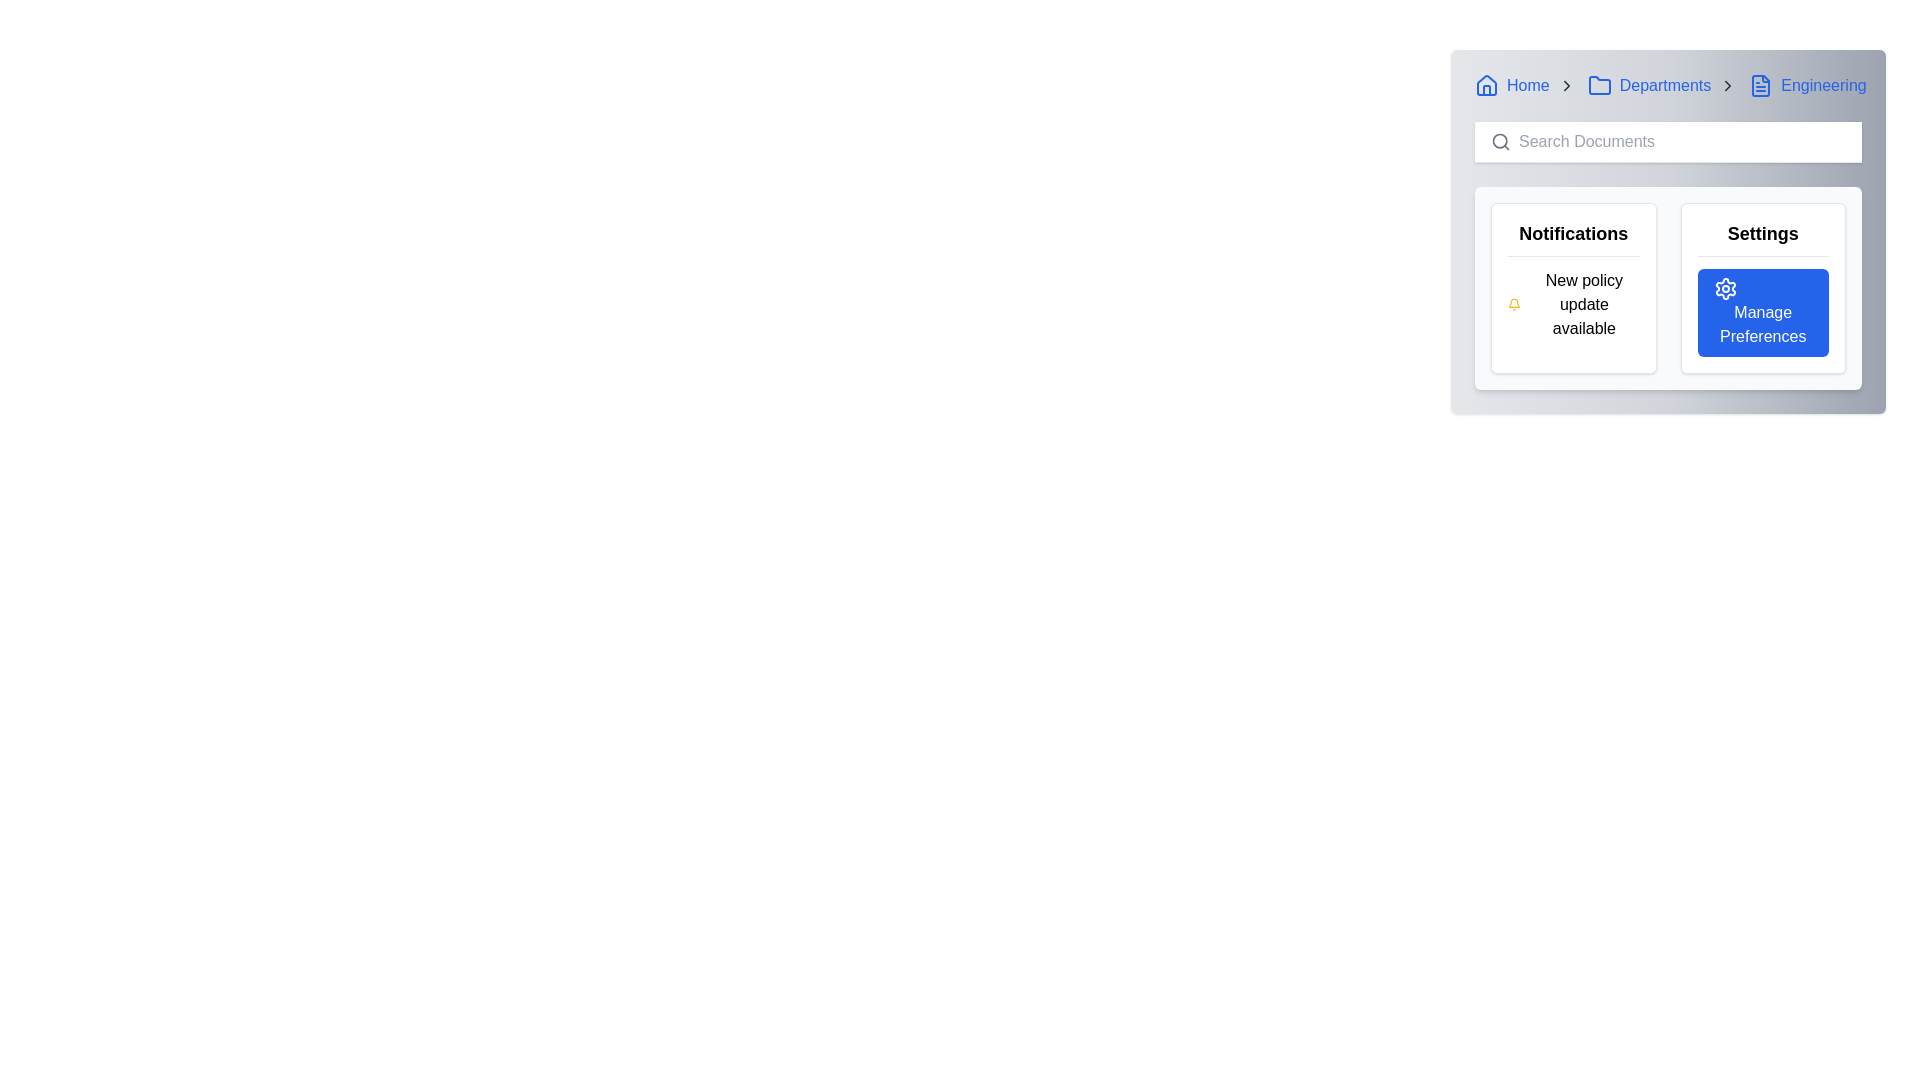  I want to click on the clickable text link that serves as a navigation link to the 'Home' page, positioned at the start of the breadcrumb navigation bar, to the immediate left of the 'Departments' link, so click(1512, 84).